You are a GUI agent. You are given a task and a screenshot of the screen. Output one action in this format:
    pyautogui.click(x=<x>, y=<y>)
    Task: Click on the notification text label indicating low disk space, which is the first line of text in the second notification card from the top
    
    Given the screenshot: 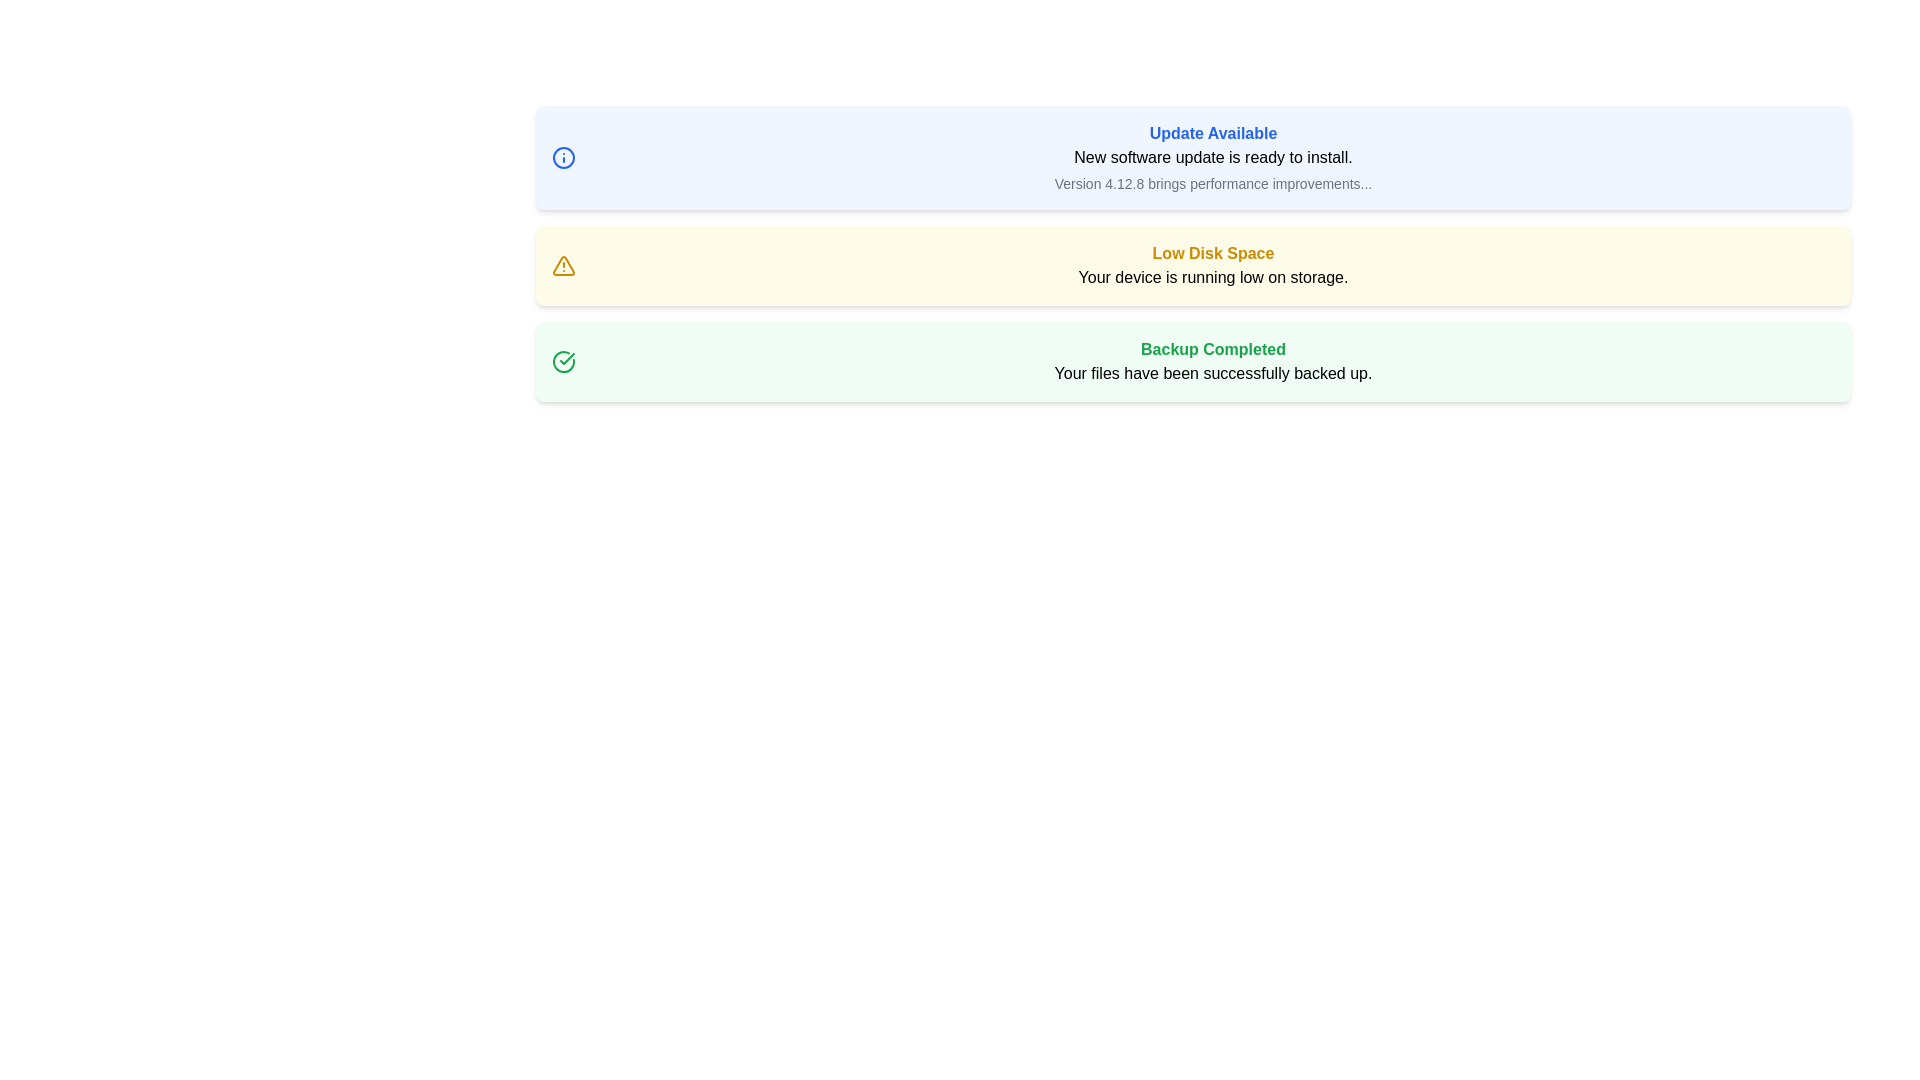 What is the action you would take?
    pyautogui.click(x=1212, y=253)
    